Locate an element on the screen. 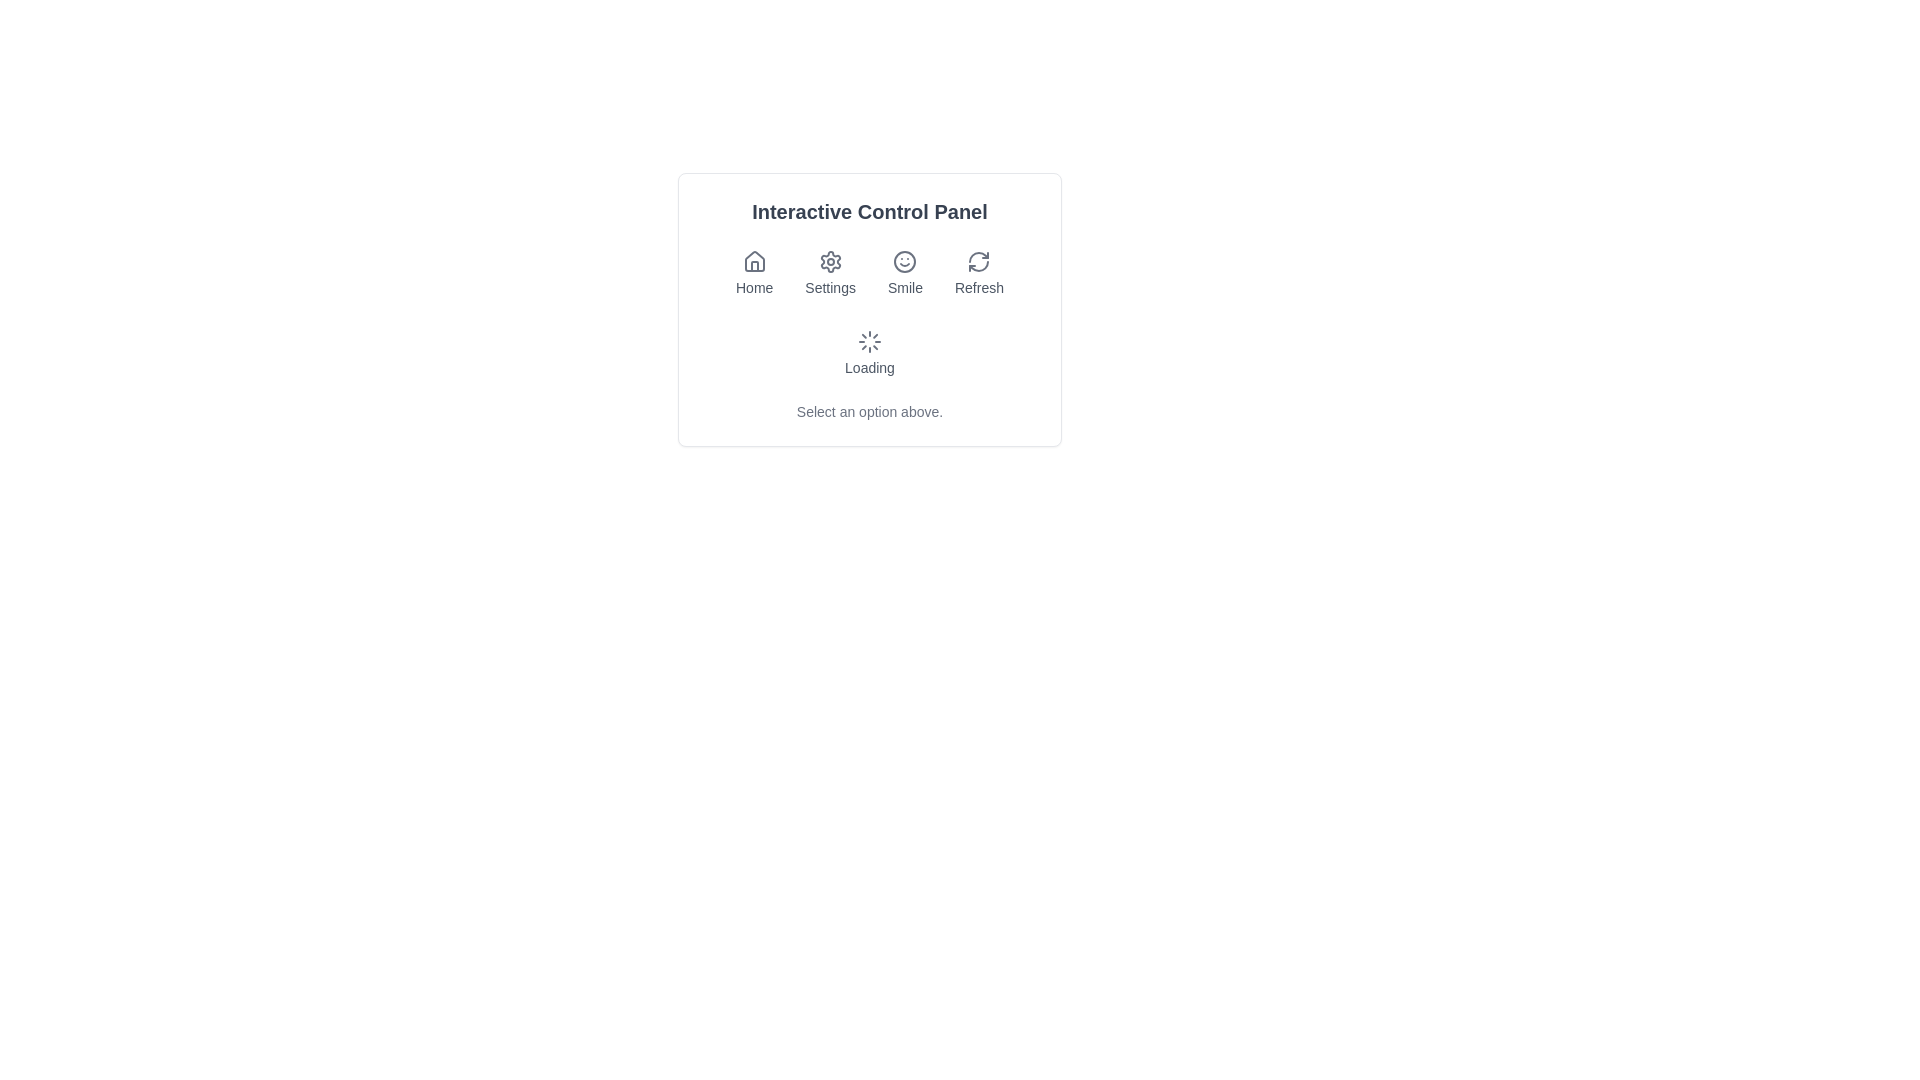 Image resolution: width=1920 pixels, height=1080 pixels. the small gray gear icon representing settings, located above the label 'Settings' is located at coordinates (830, 261).